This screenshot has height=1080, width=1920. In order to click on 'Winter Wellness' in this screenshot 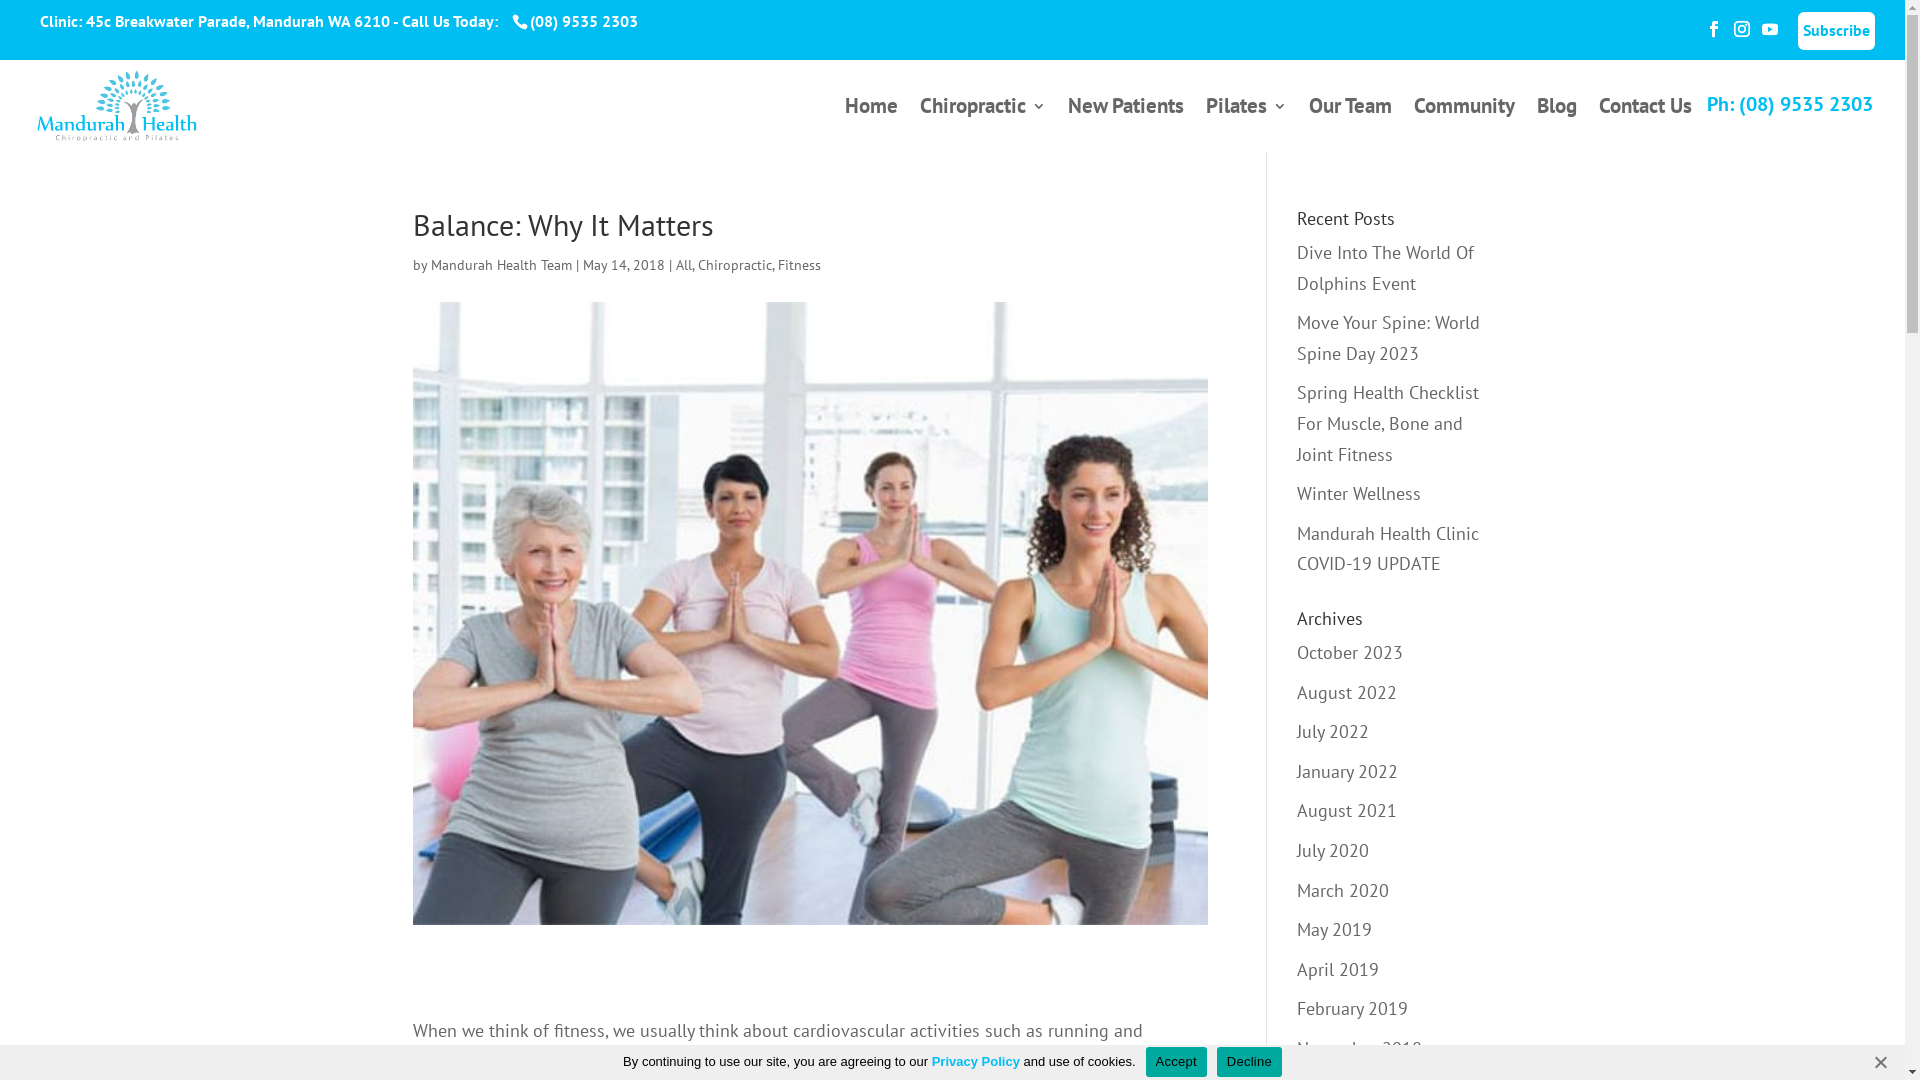, I will do `click(1358, 493)`.